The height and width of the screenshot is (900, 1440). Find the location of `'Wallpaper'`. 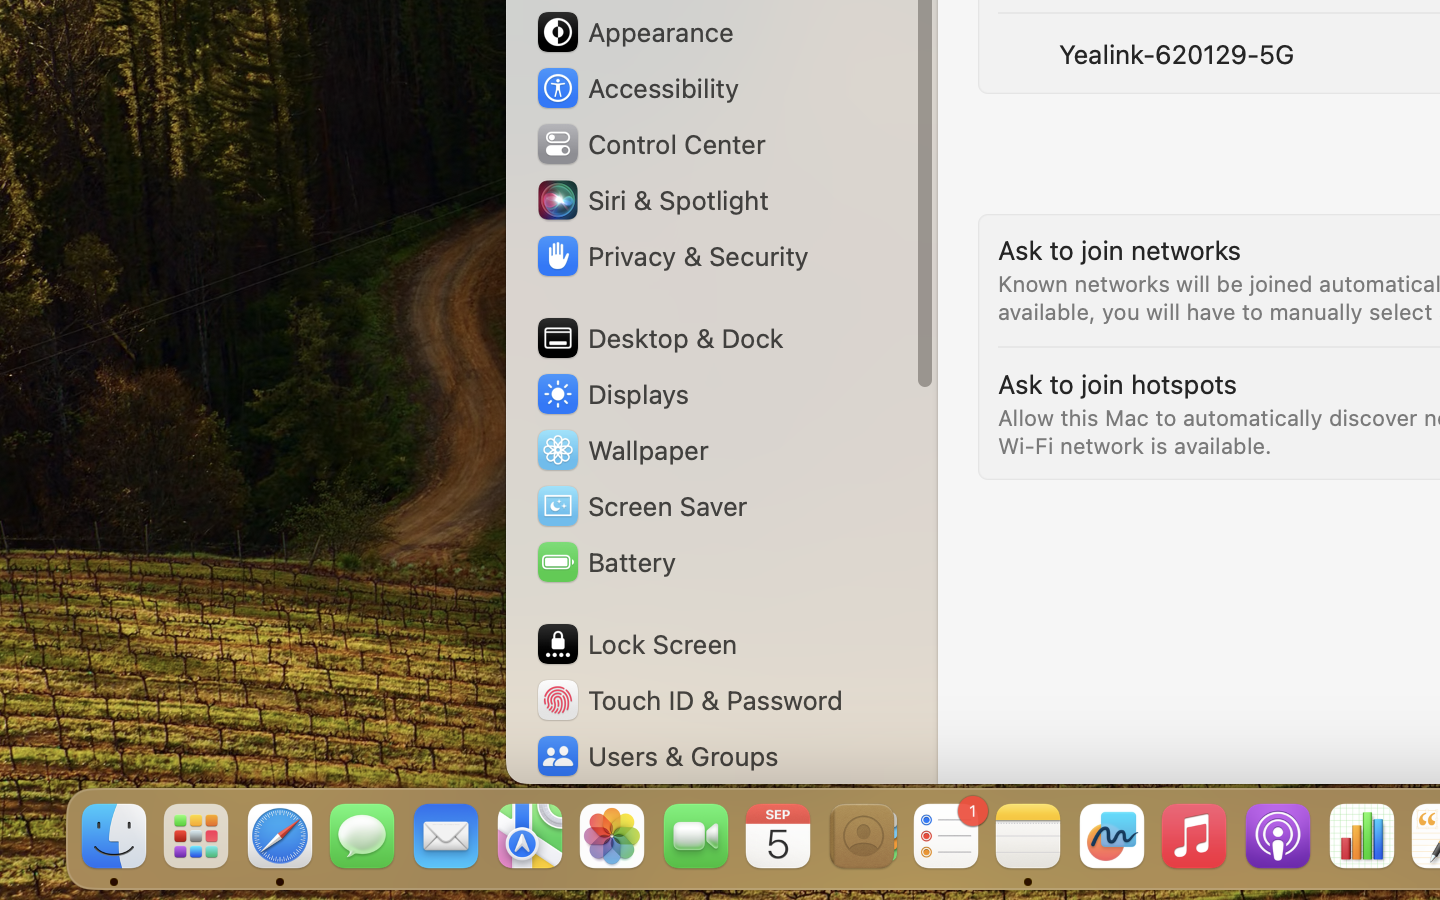

'Wallpaper' is located at coordinates (620, 450).